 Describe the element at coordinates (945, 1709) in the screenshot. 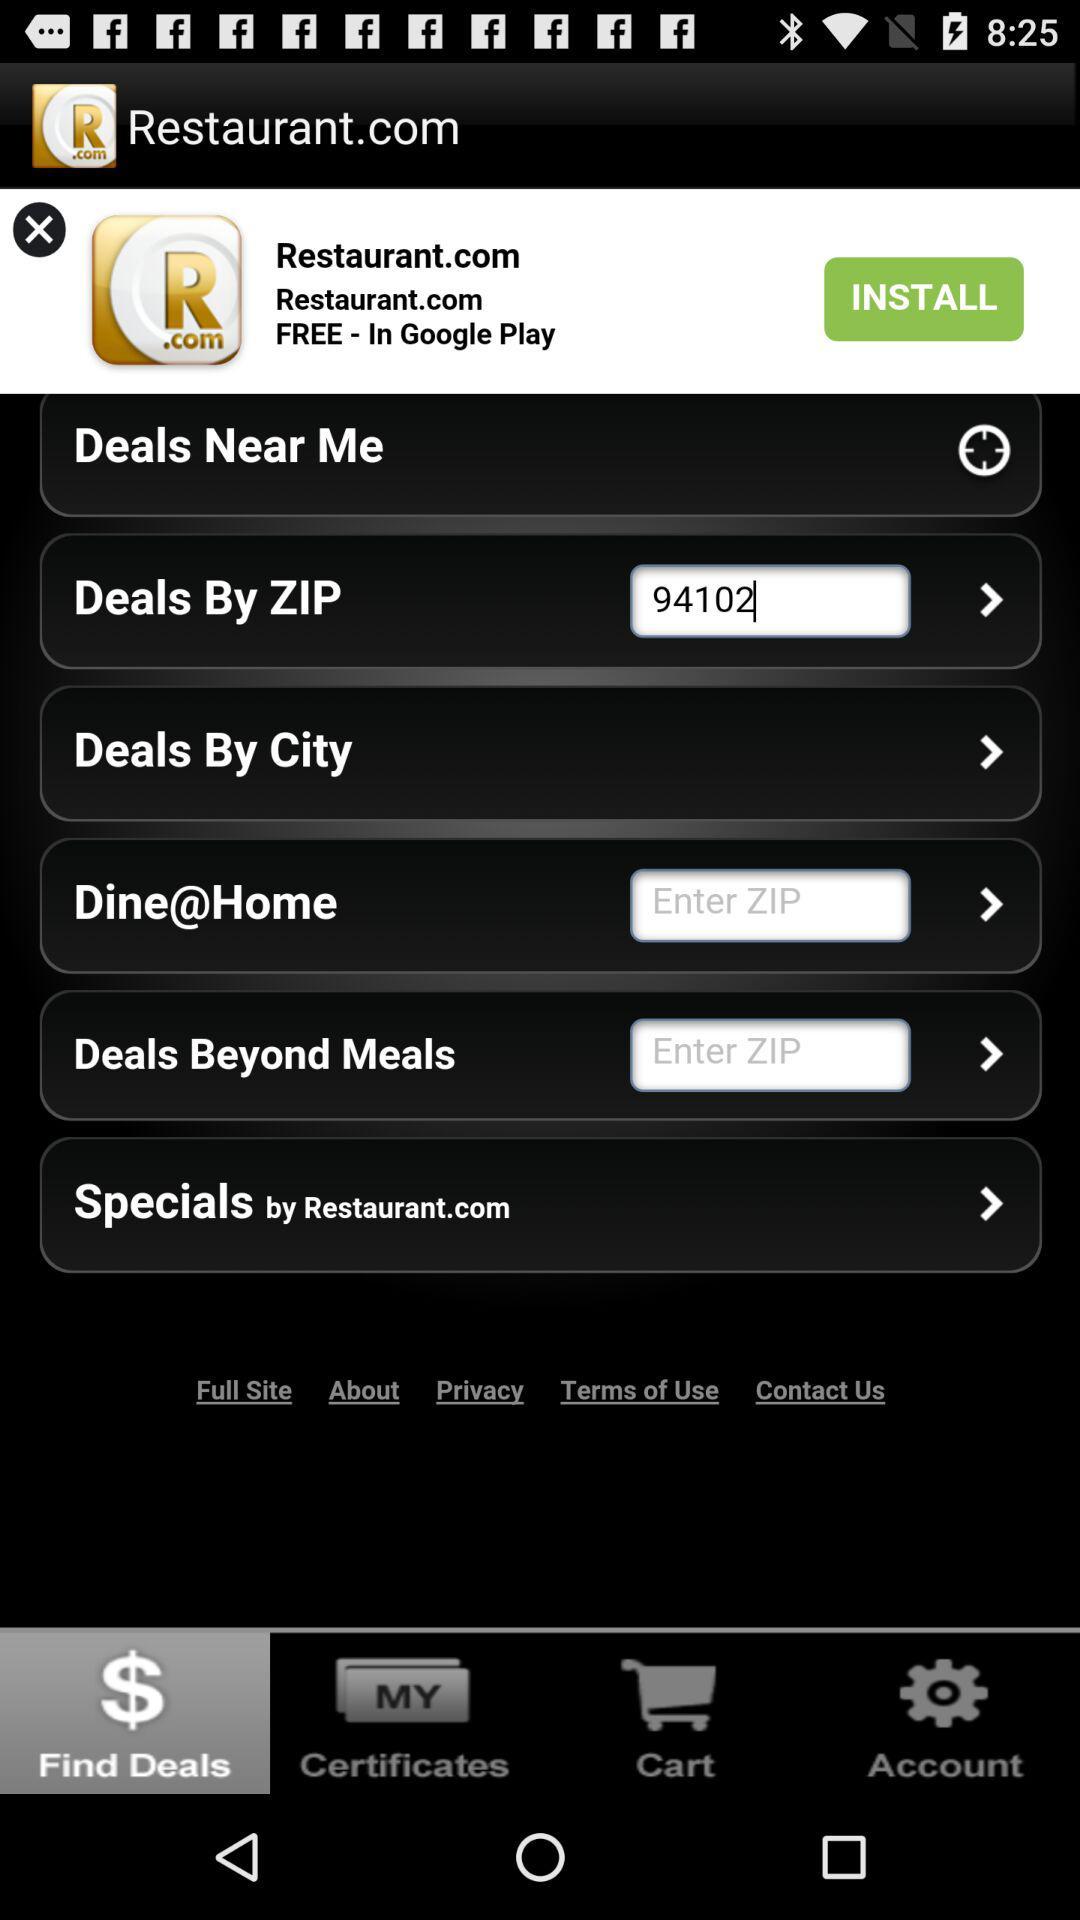

I see `settings` at that location.